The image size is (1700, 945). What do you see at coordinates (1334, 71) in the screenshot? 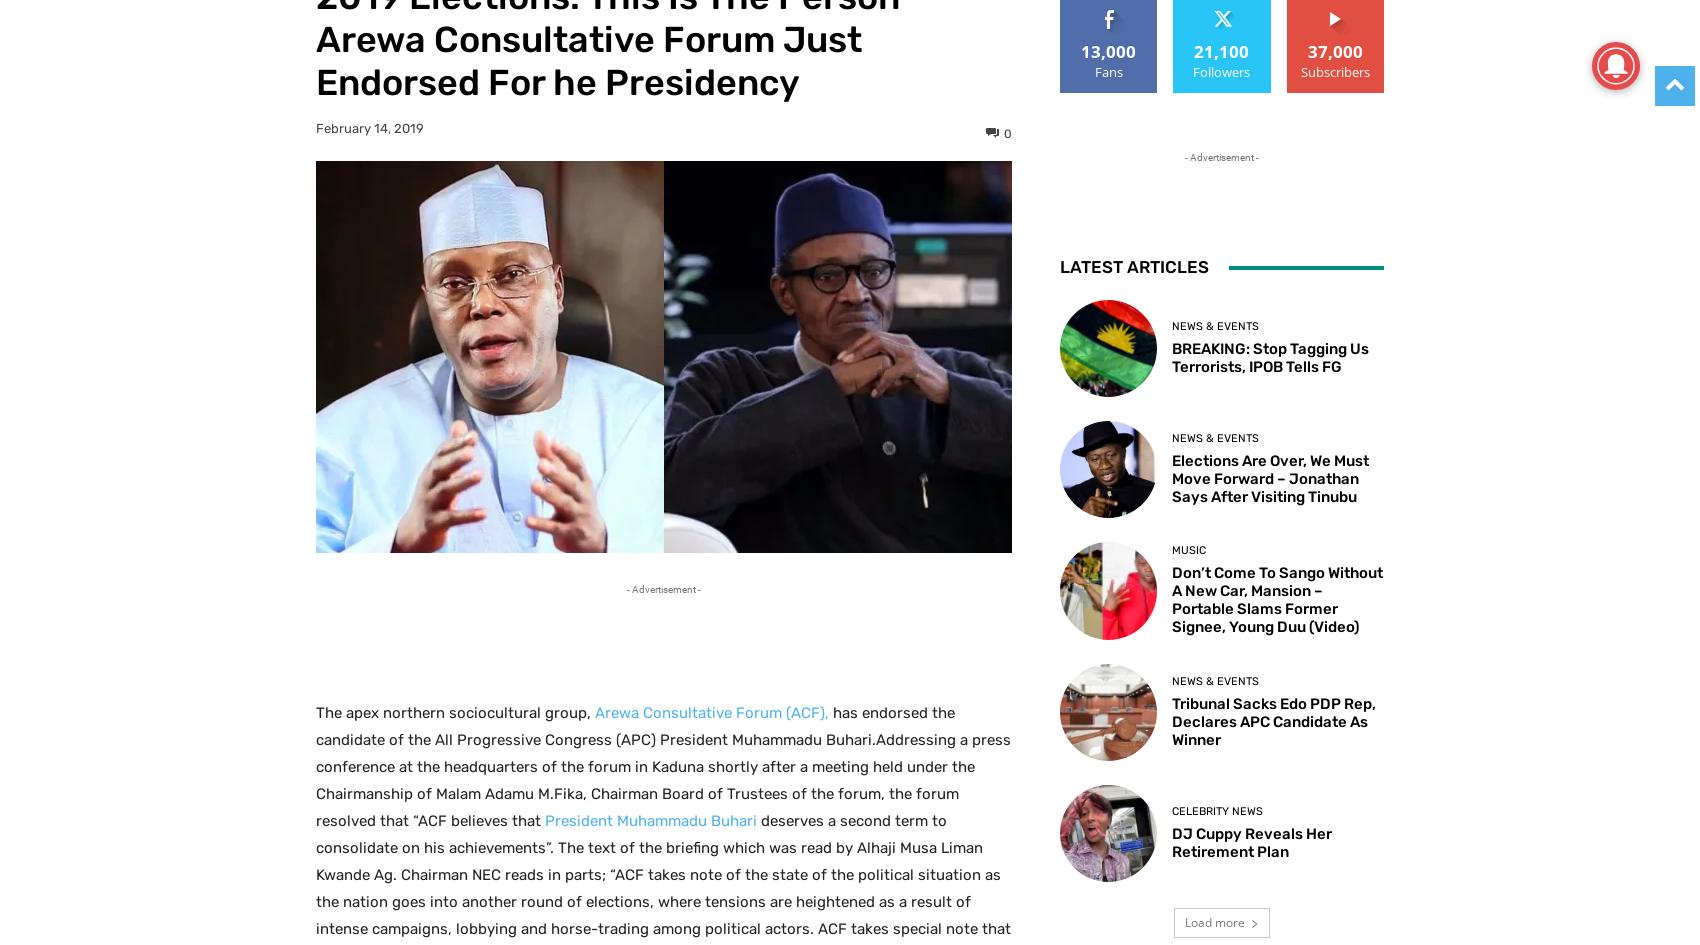
I see `'Subscribers'` at bounding box center [1334, 71].